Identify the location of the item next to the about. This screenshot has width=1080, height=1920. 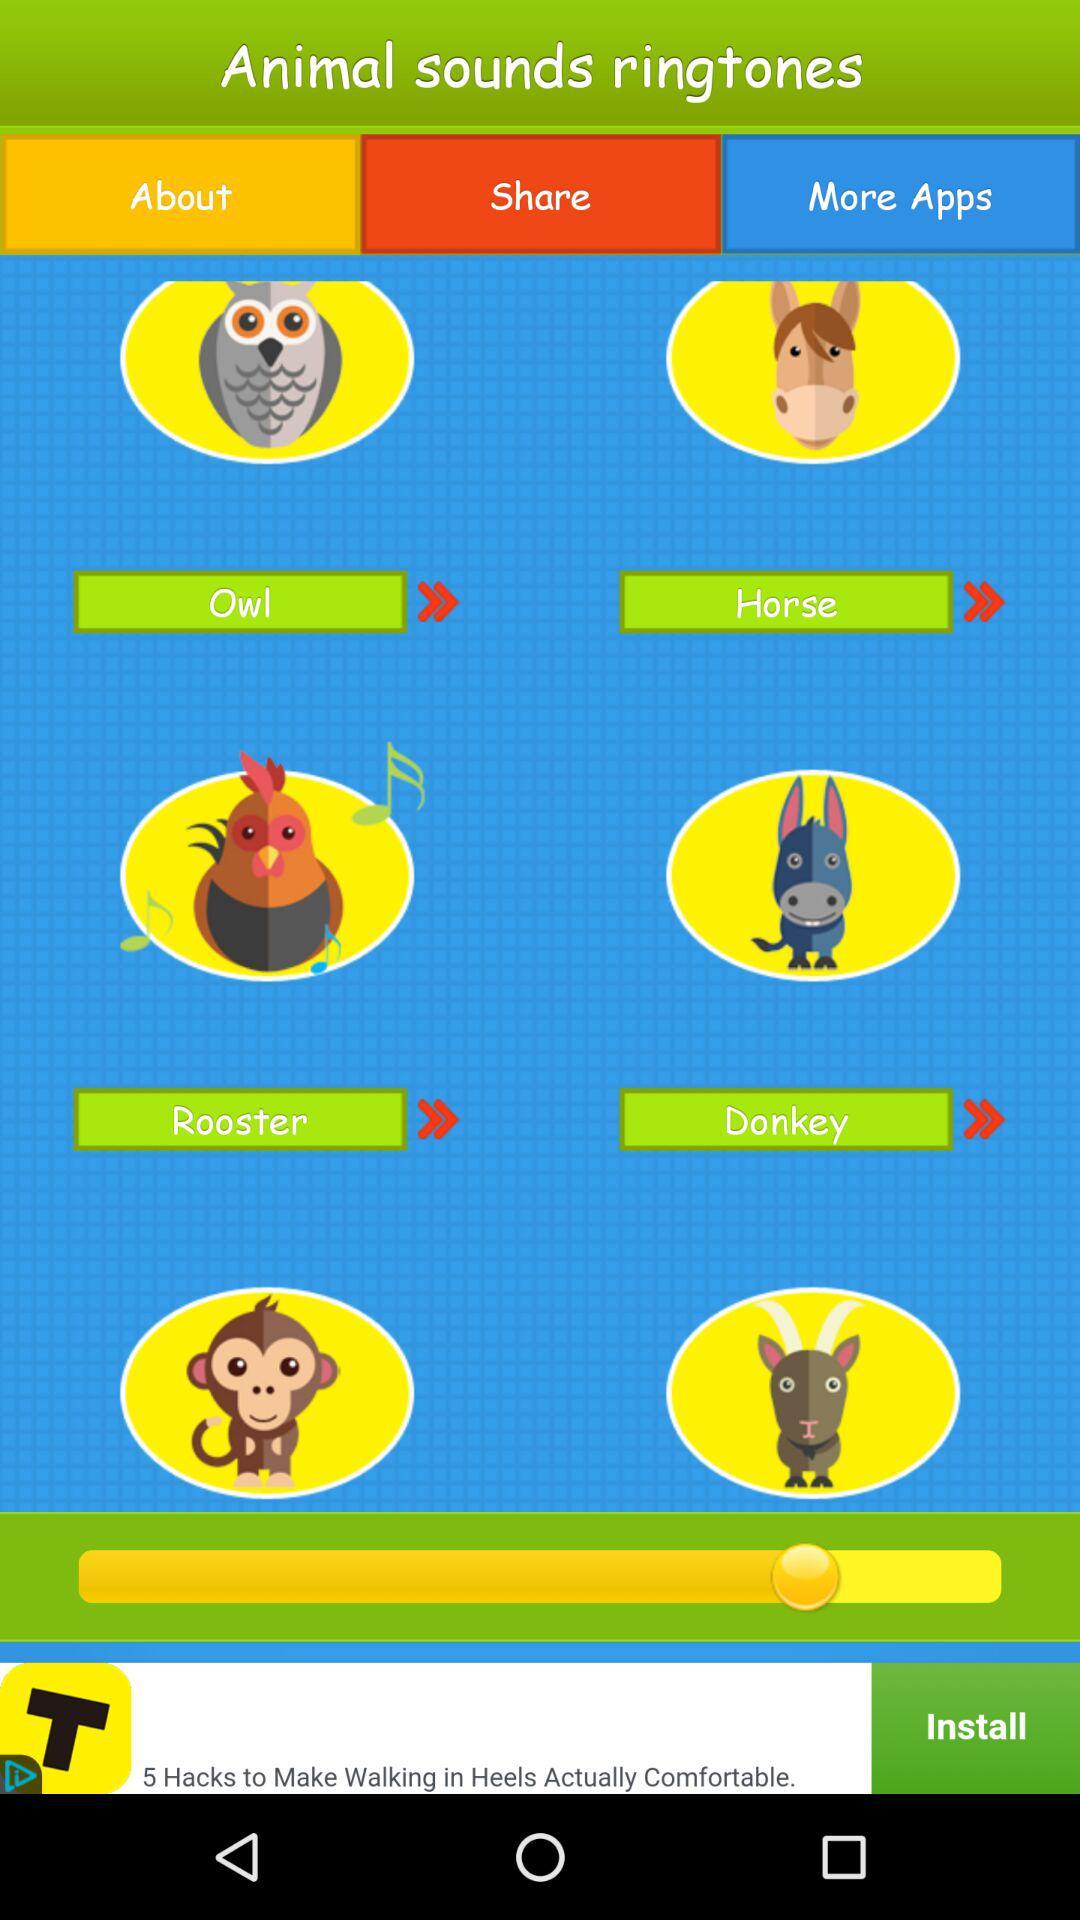
(540, 194).